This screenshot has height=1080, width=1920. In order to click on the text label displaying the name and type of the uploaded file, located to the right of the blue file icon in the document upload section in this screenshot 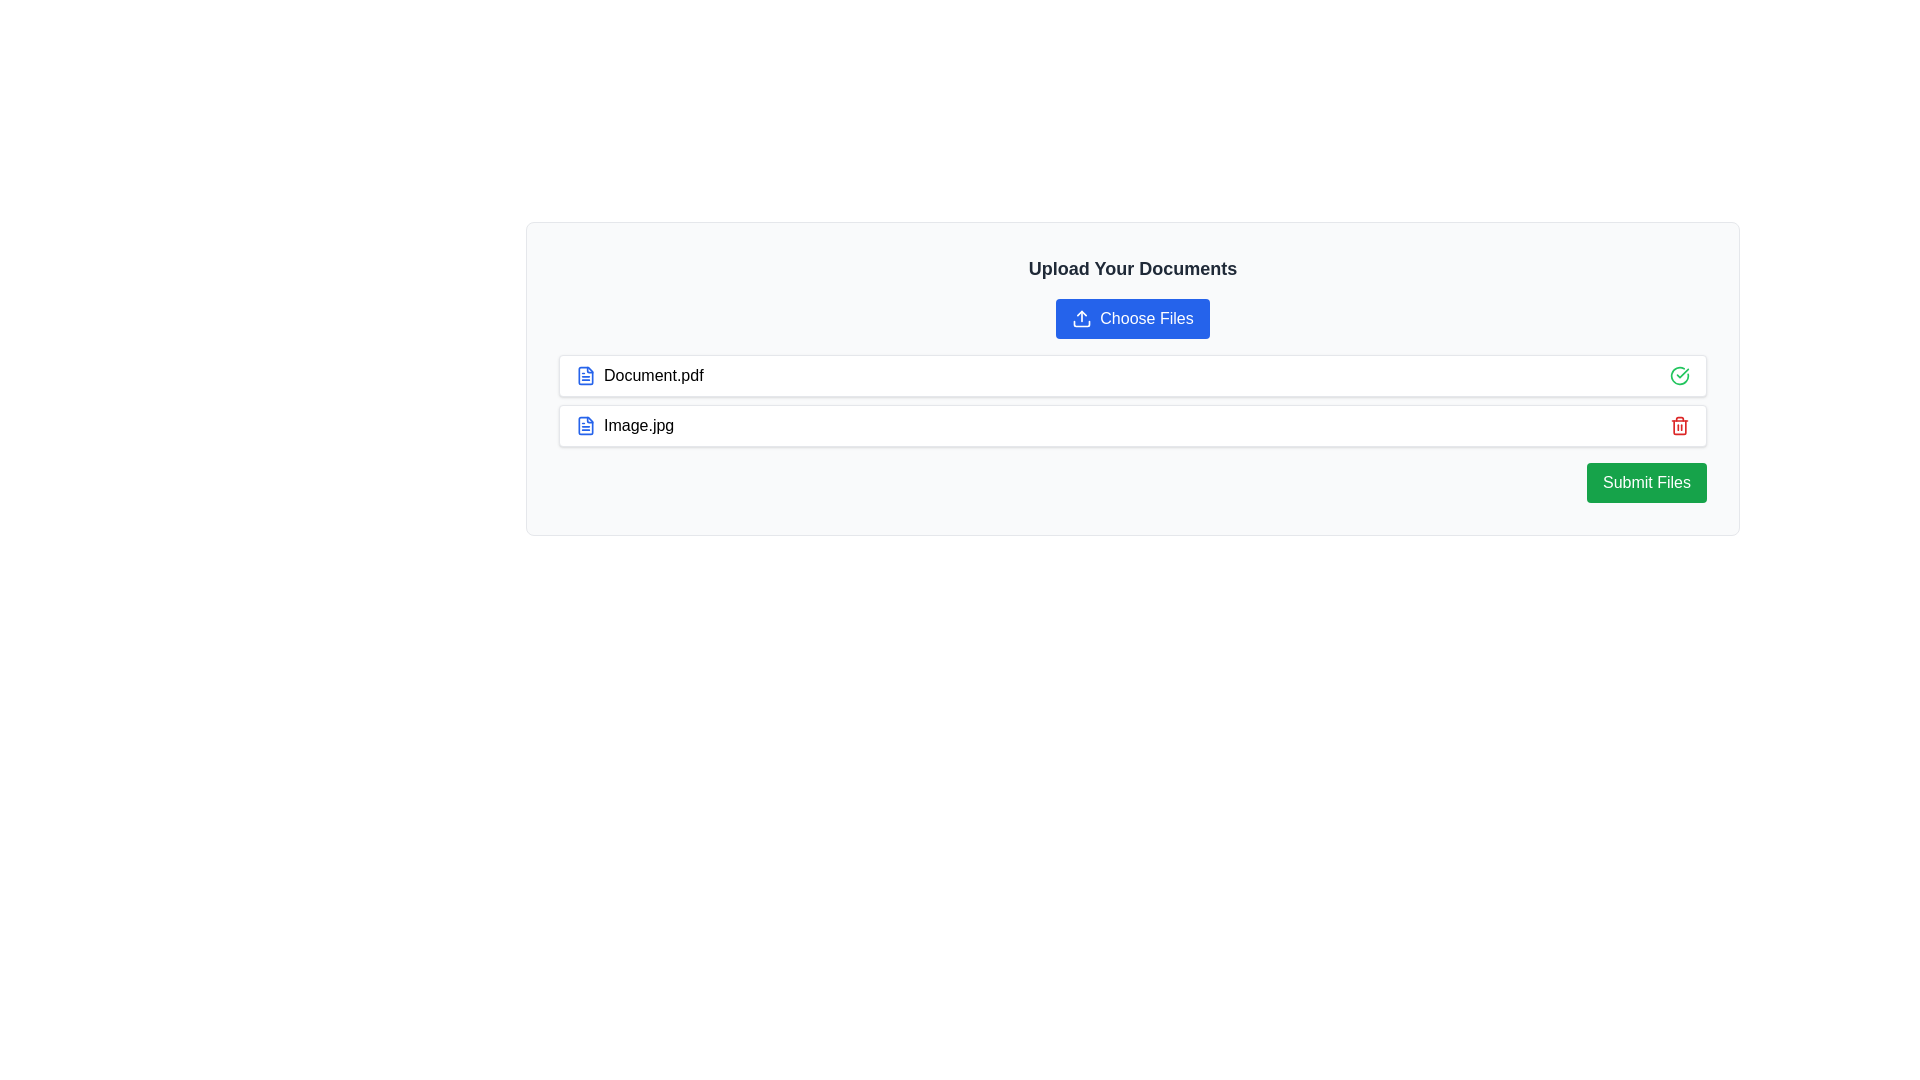, I will do `click(623, 424)`.